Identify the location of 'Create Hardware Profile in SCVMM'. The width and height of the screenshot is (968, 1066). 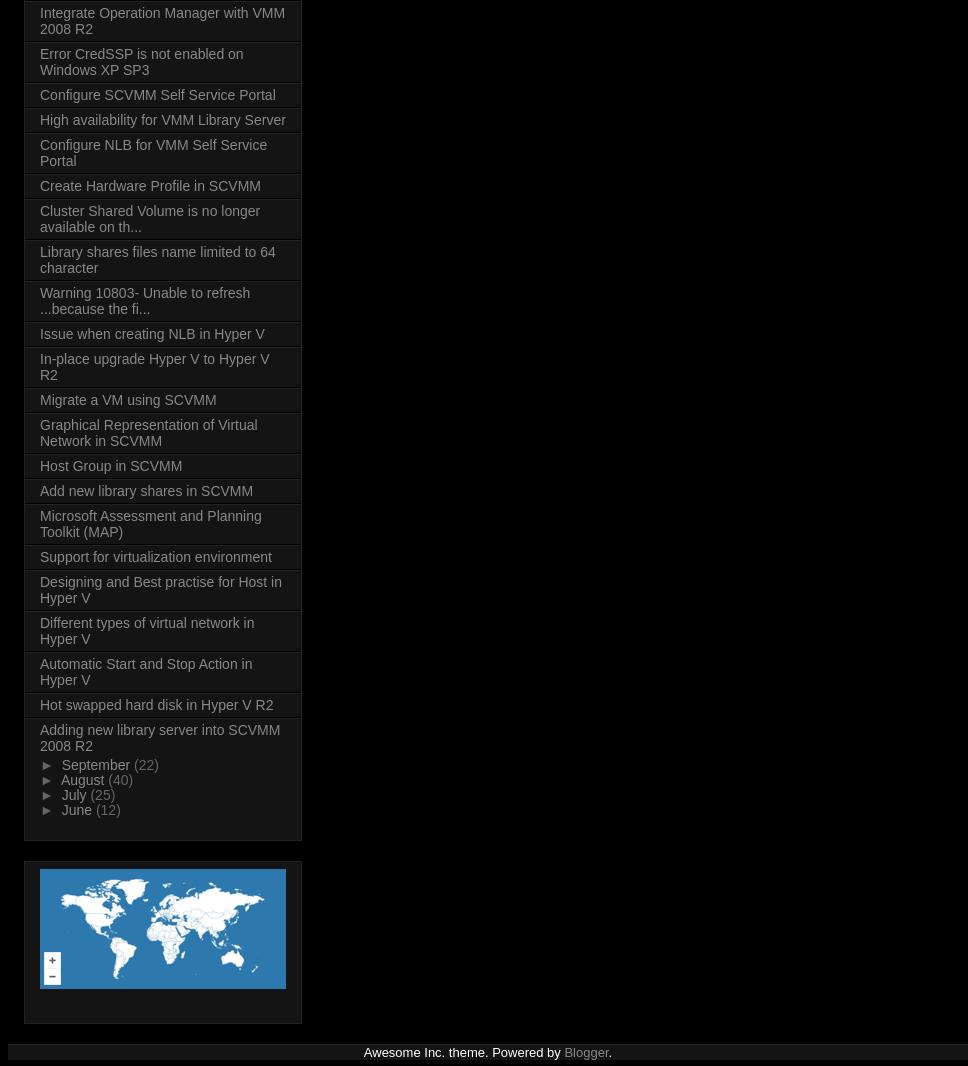
(39, 185).